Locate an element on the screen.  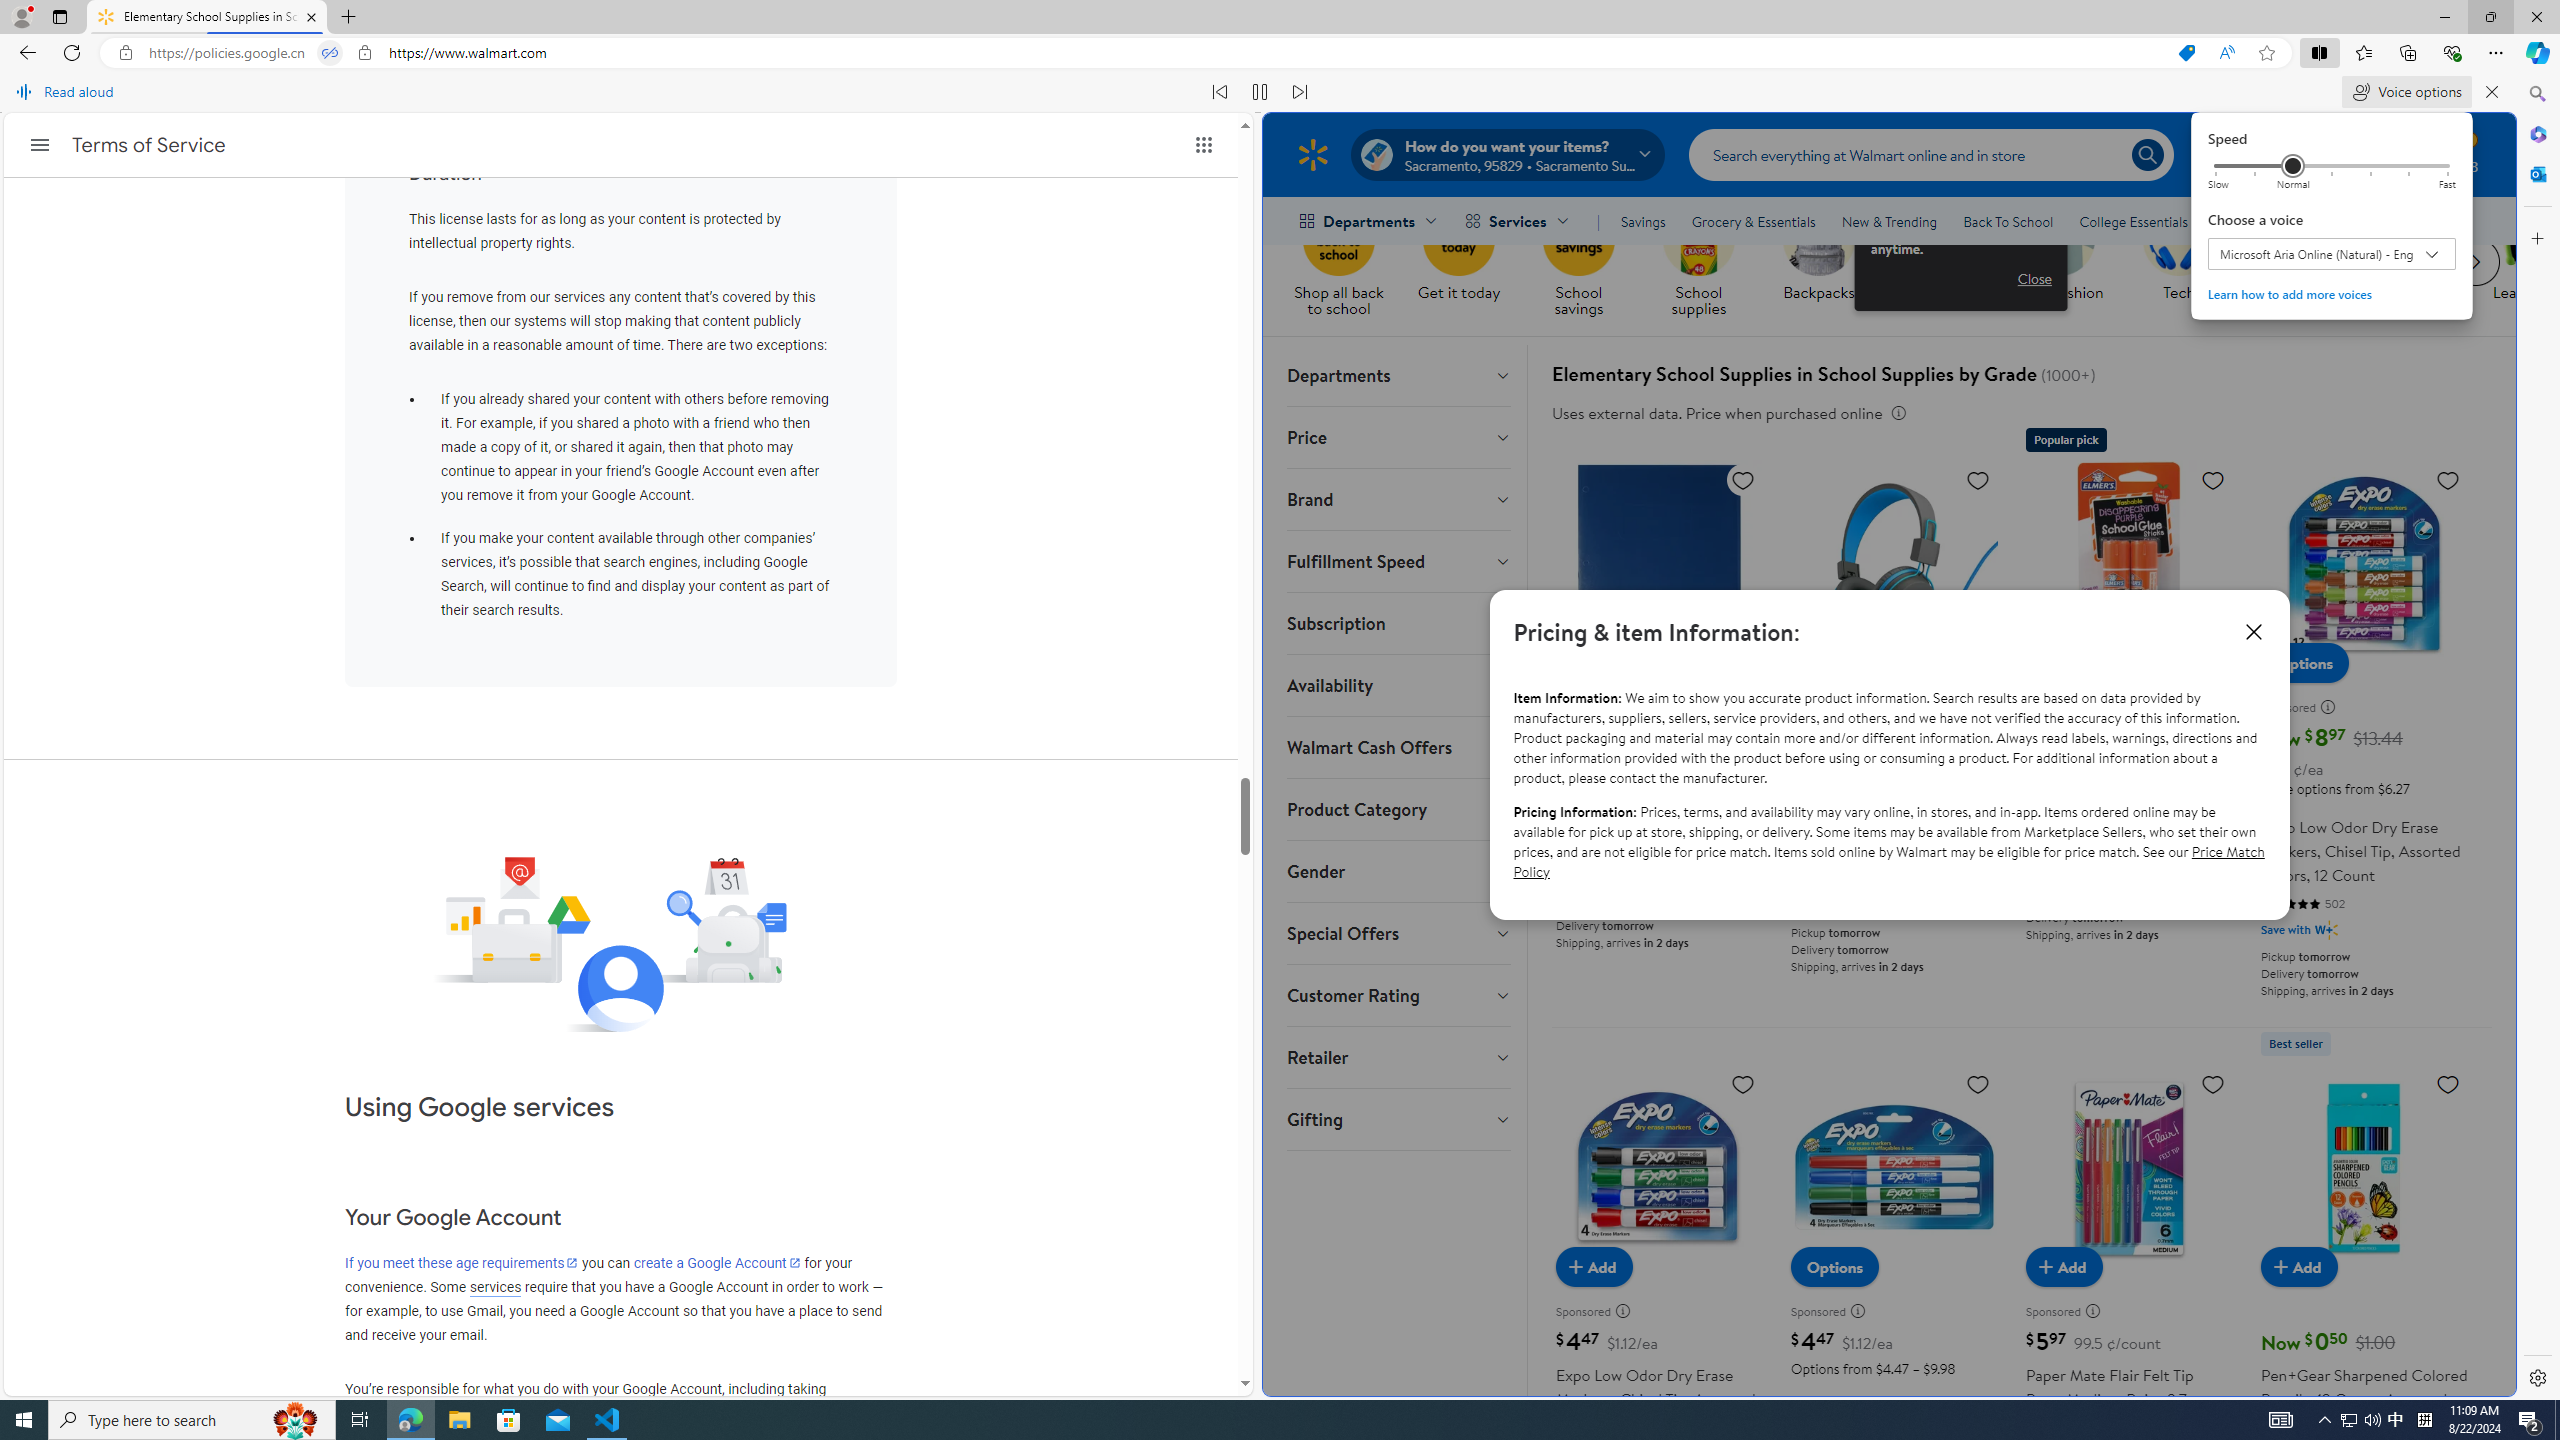
'Read next paragraph' is located at coordinates (1300, 91).